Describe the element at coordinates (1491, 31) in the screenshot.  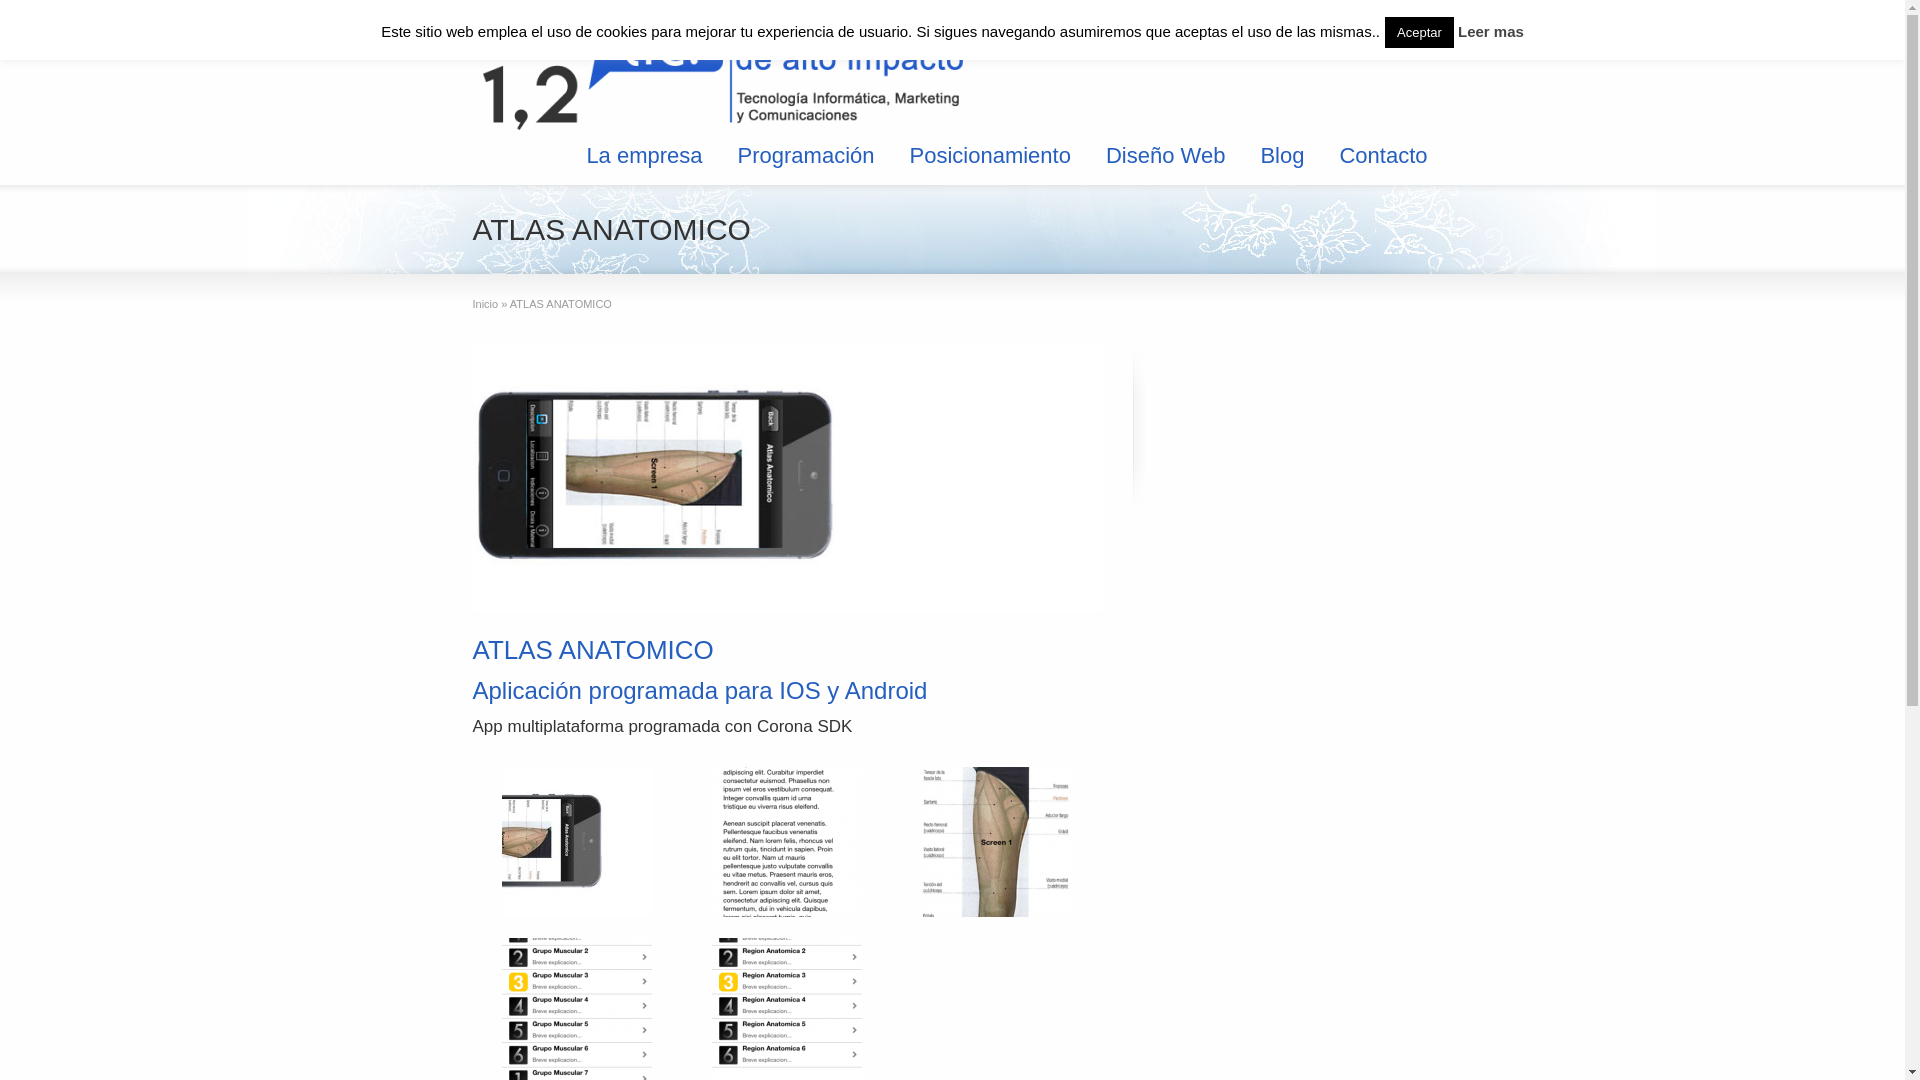
I see `'Leer mas'` at that location.